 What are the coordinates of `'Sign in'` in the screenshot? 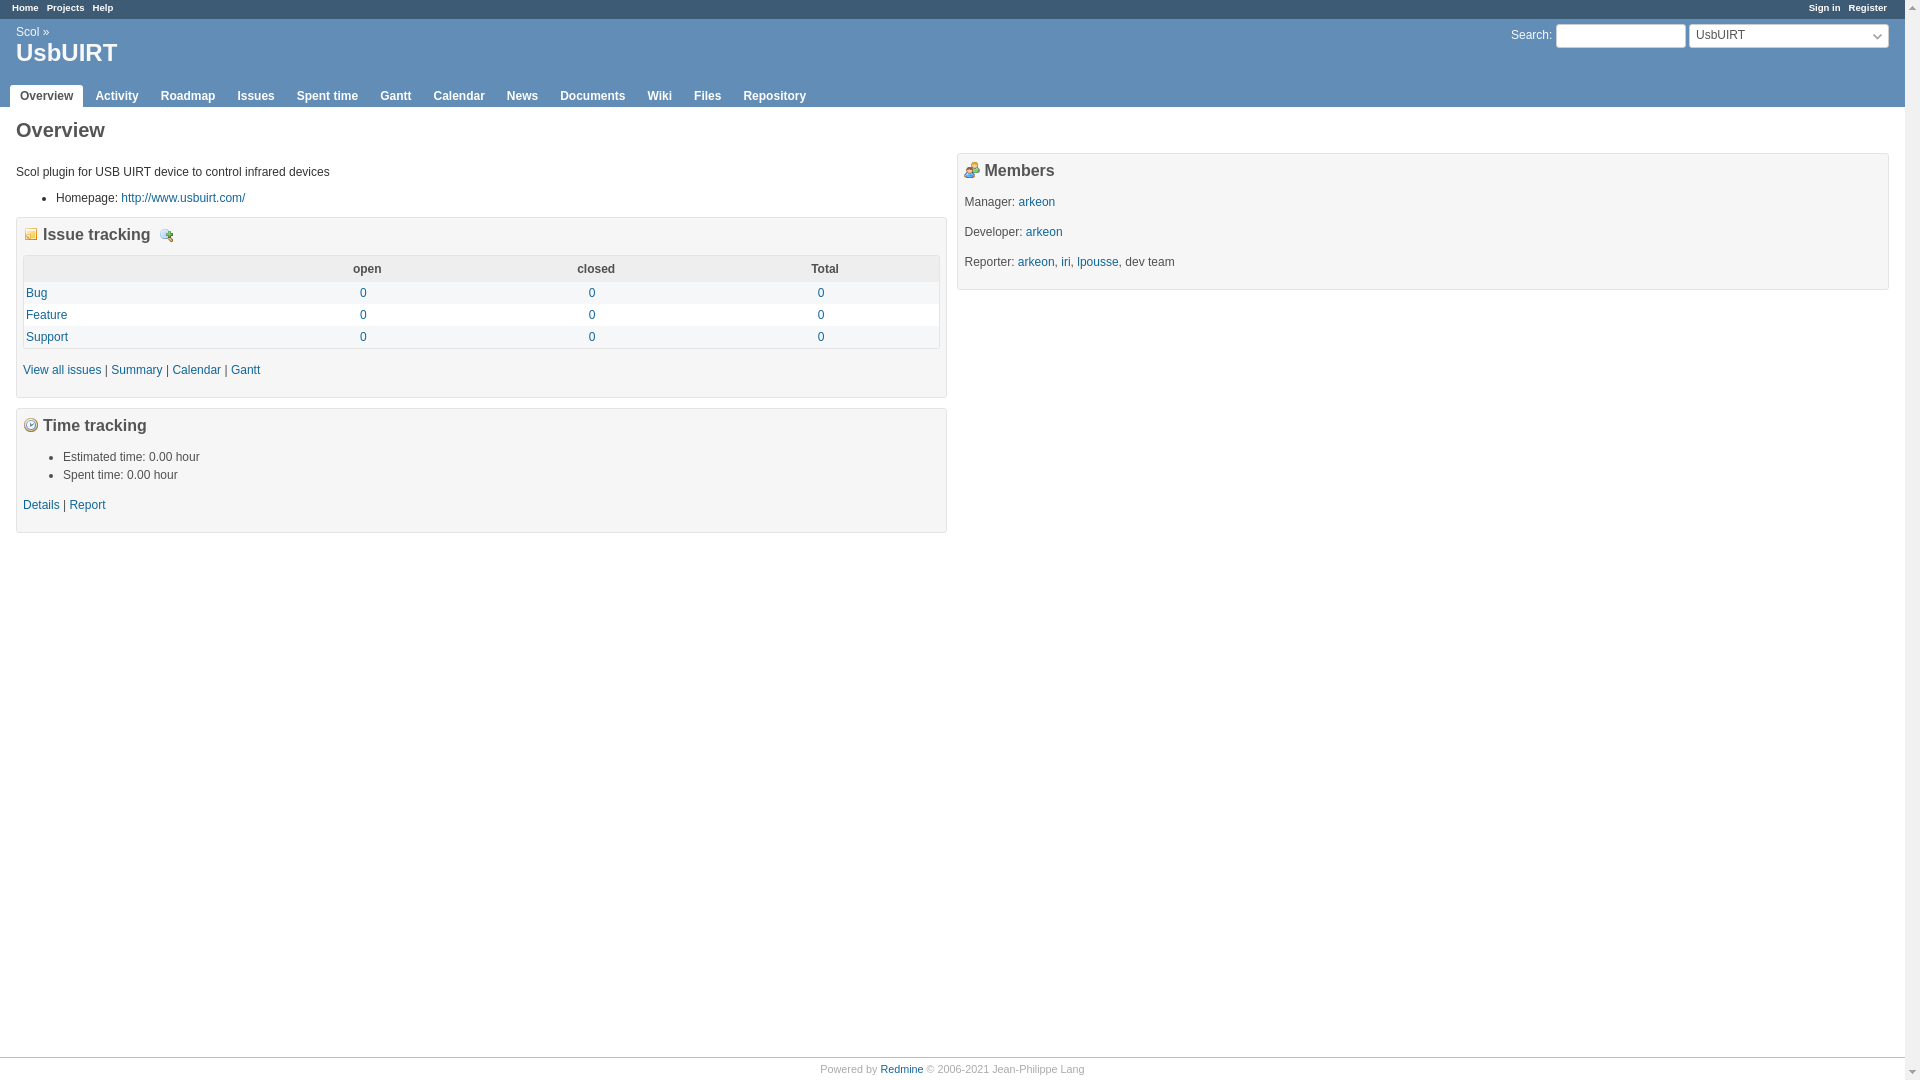 It's located at (1824, 7).